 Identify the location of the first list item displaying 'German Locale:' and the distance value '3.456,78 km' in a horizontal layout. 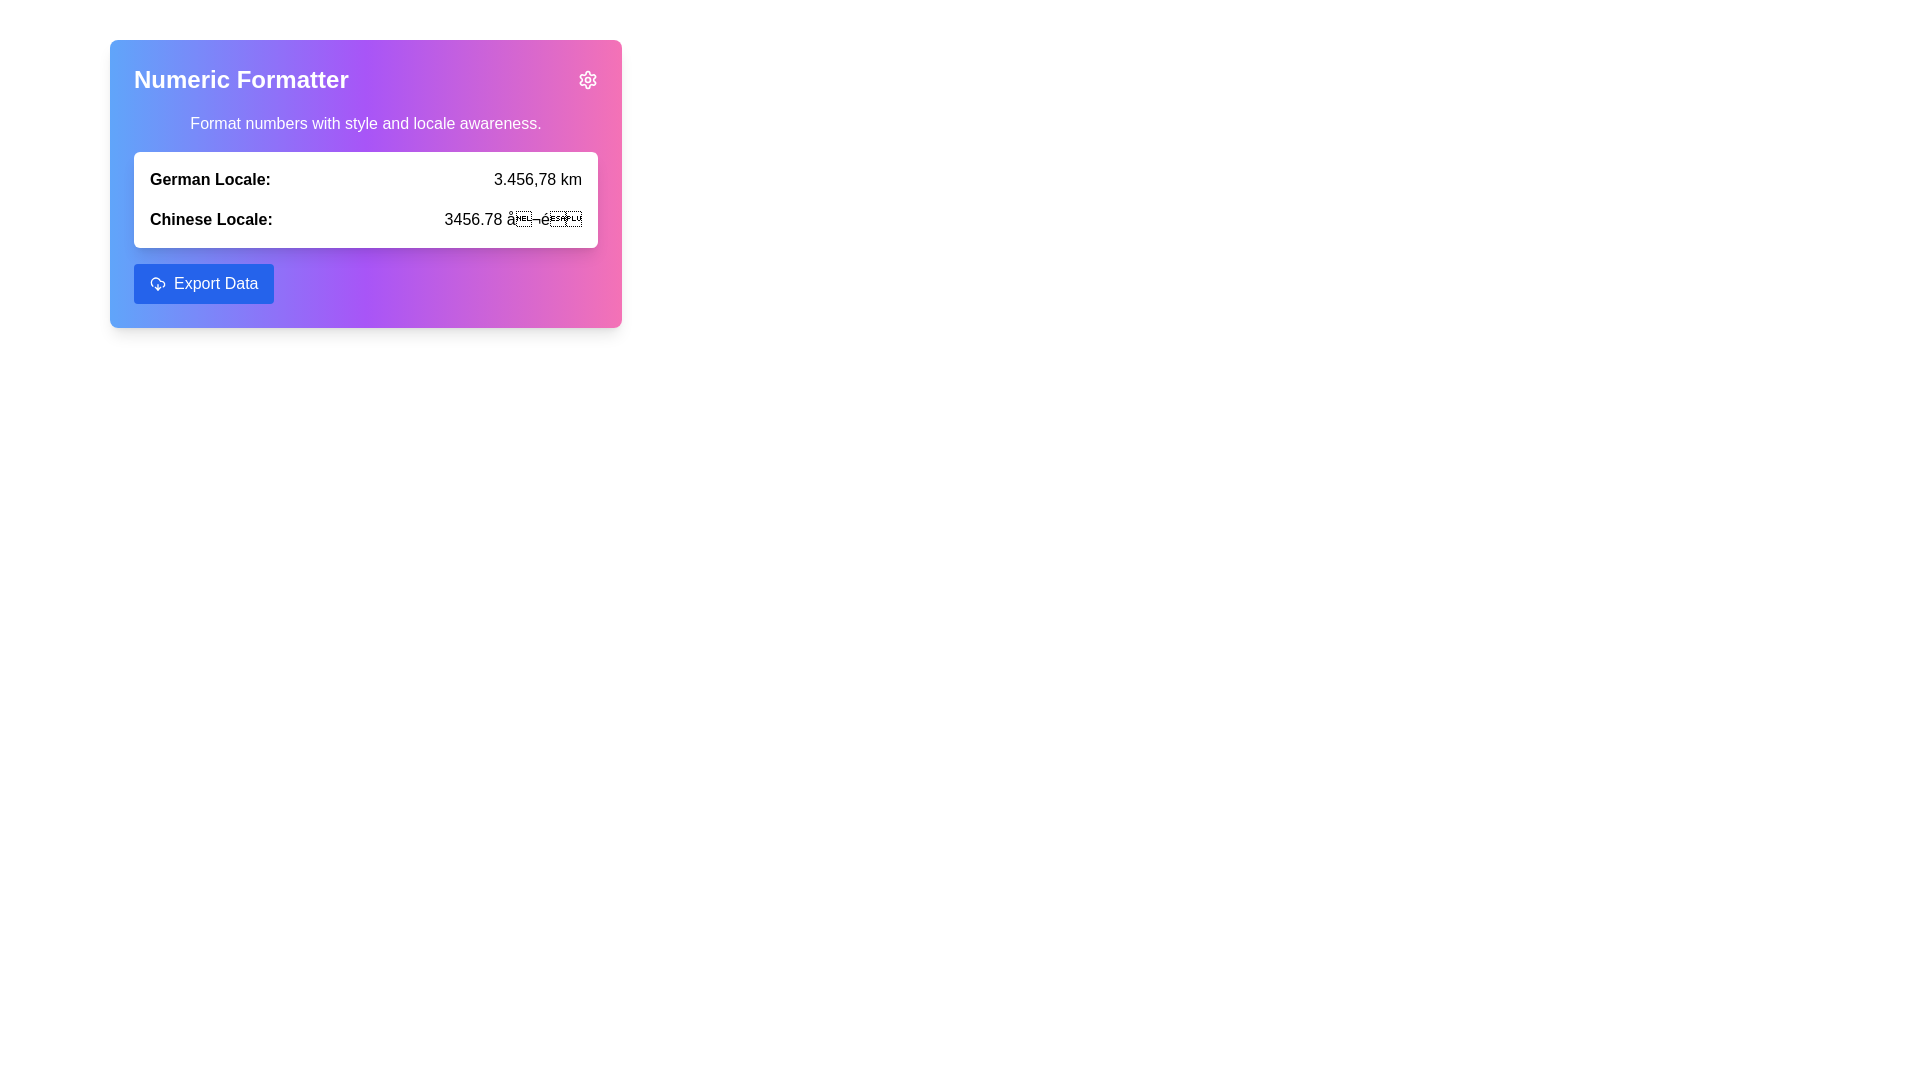
(365, 180).